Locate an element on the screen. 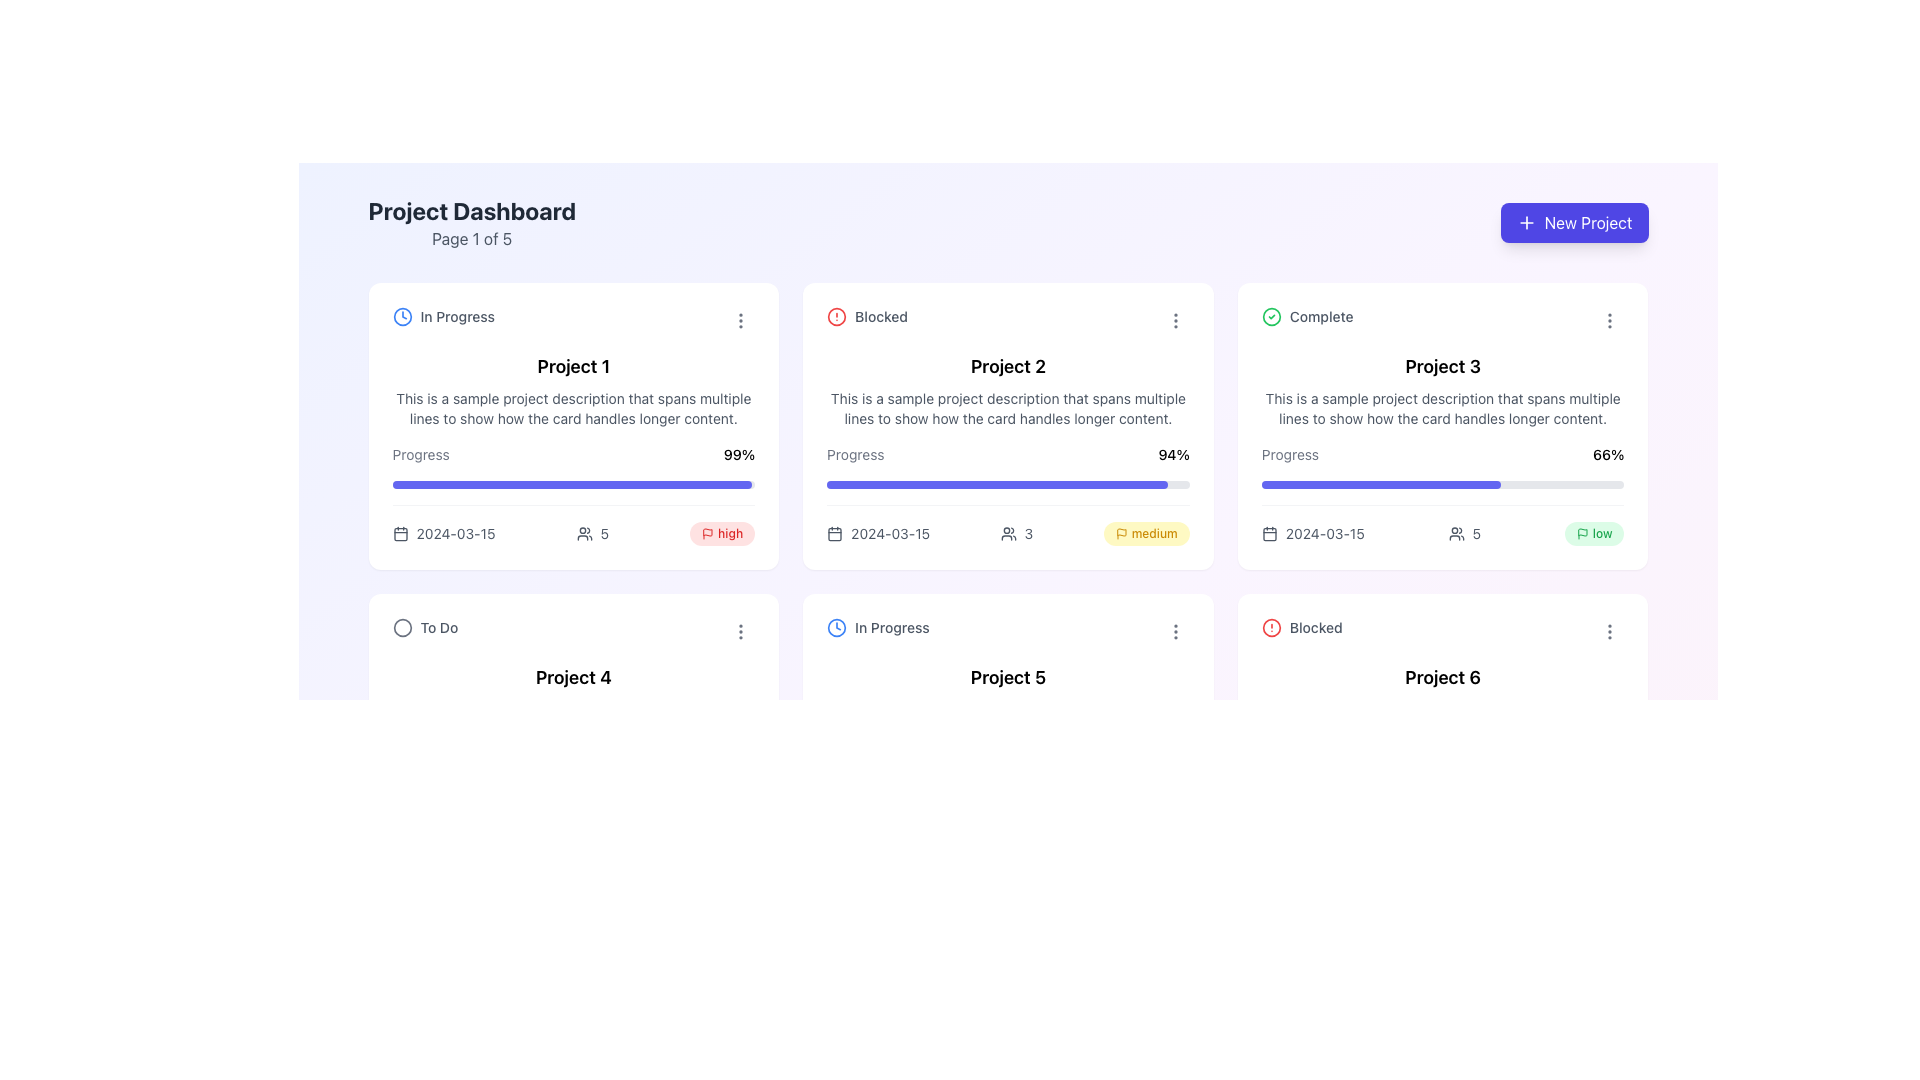  the date icon located to the left of the text '2024-03-15' in the first card of the top row in the grid layout, which represents project metadata is located at coordinates (400, 532).